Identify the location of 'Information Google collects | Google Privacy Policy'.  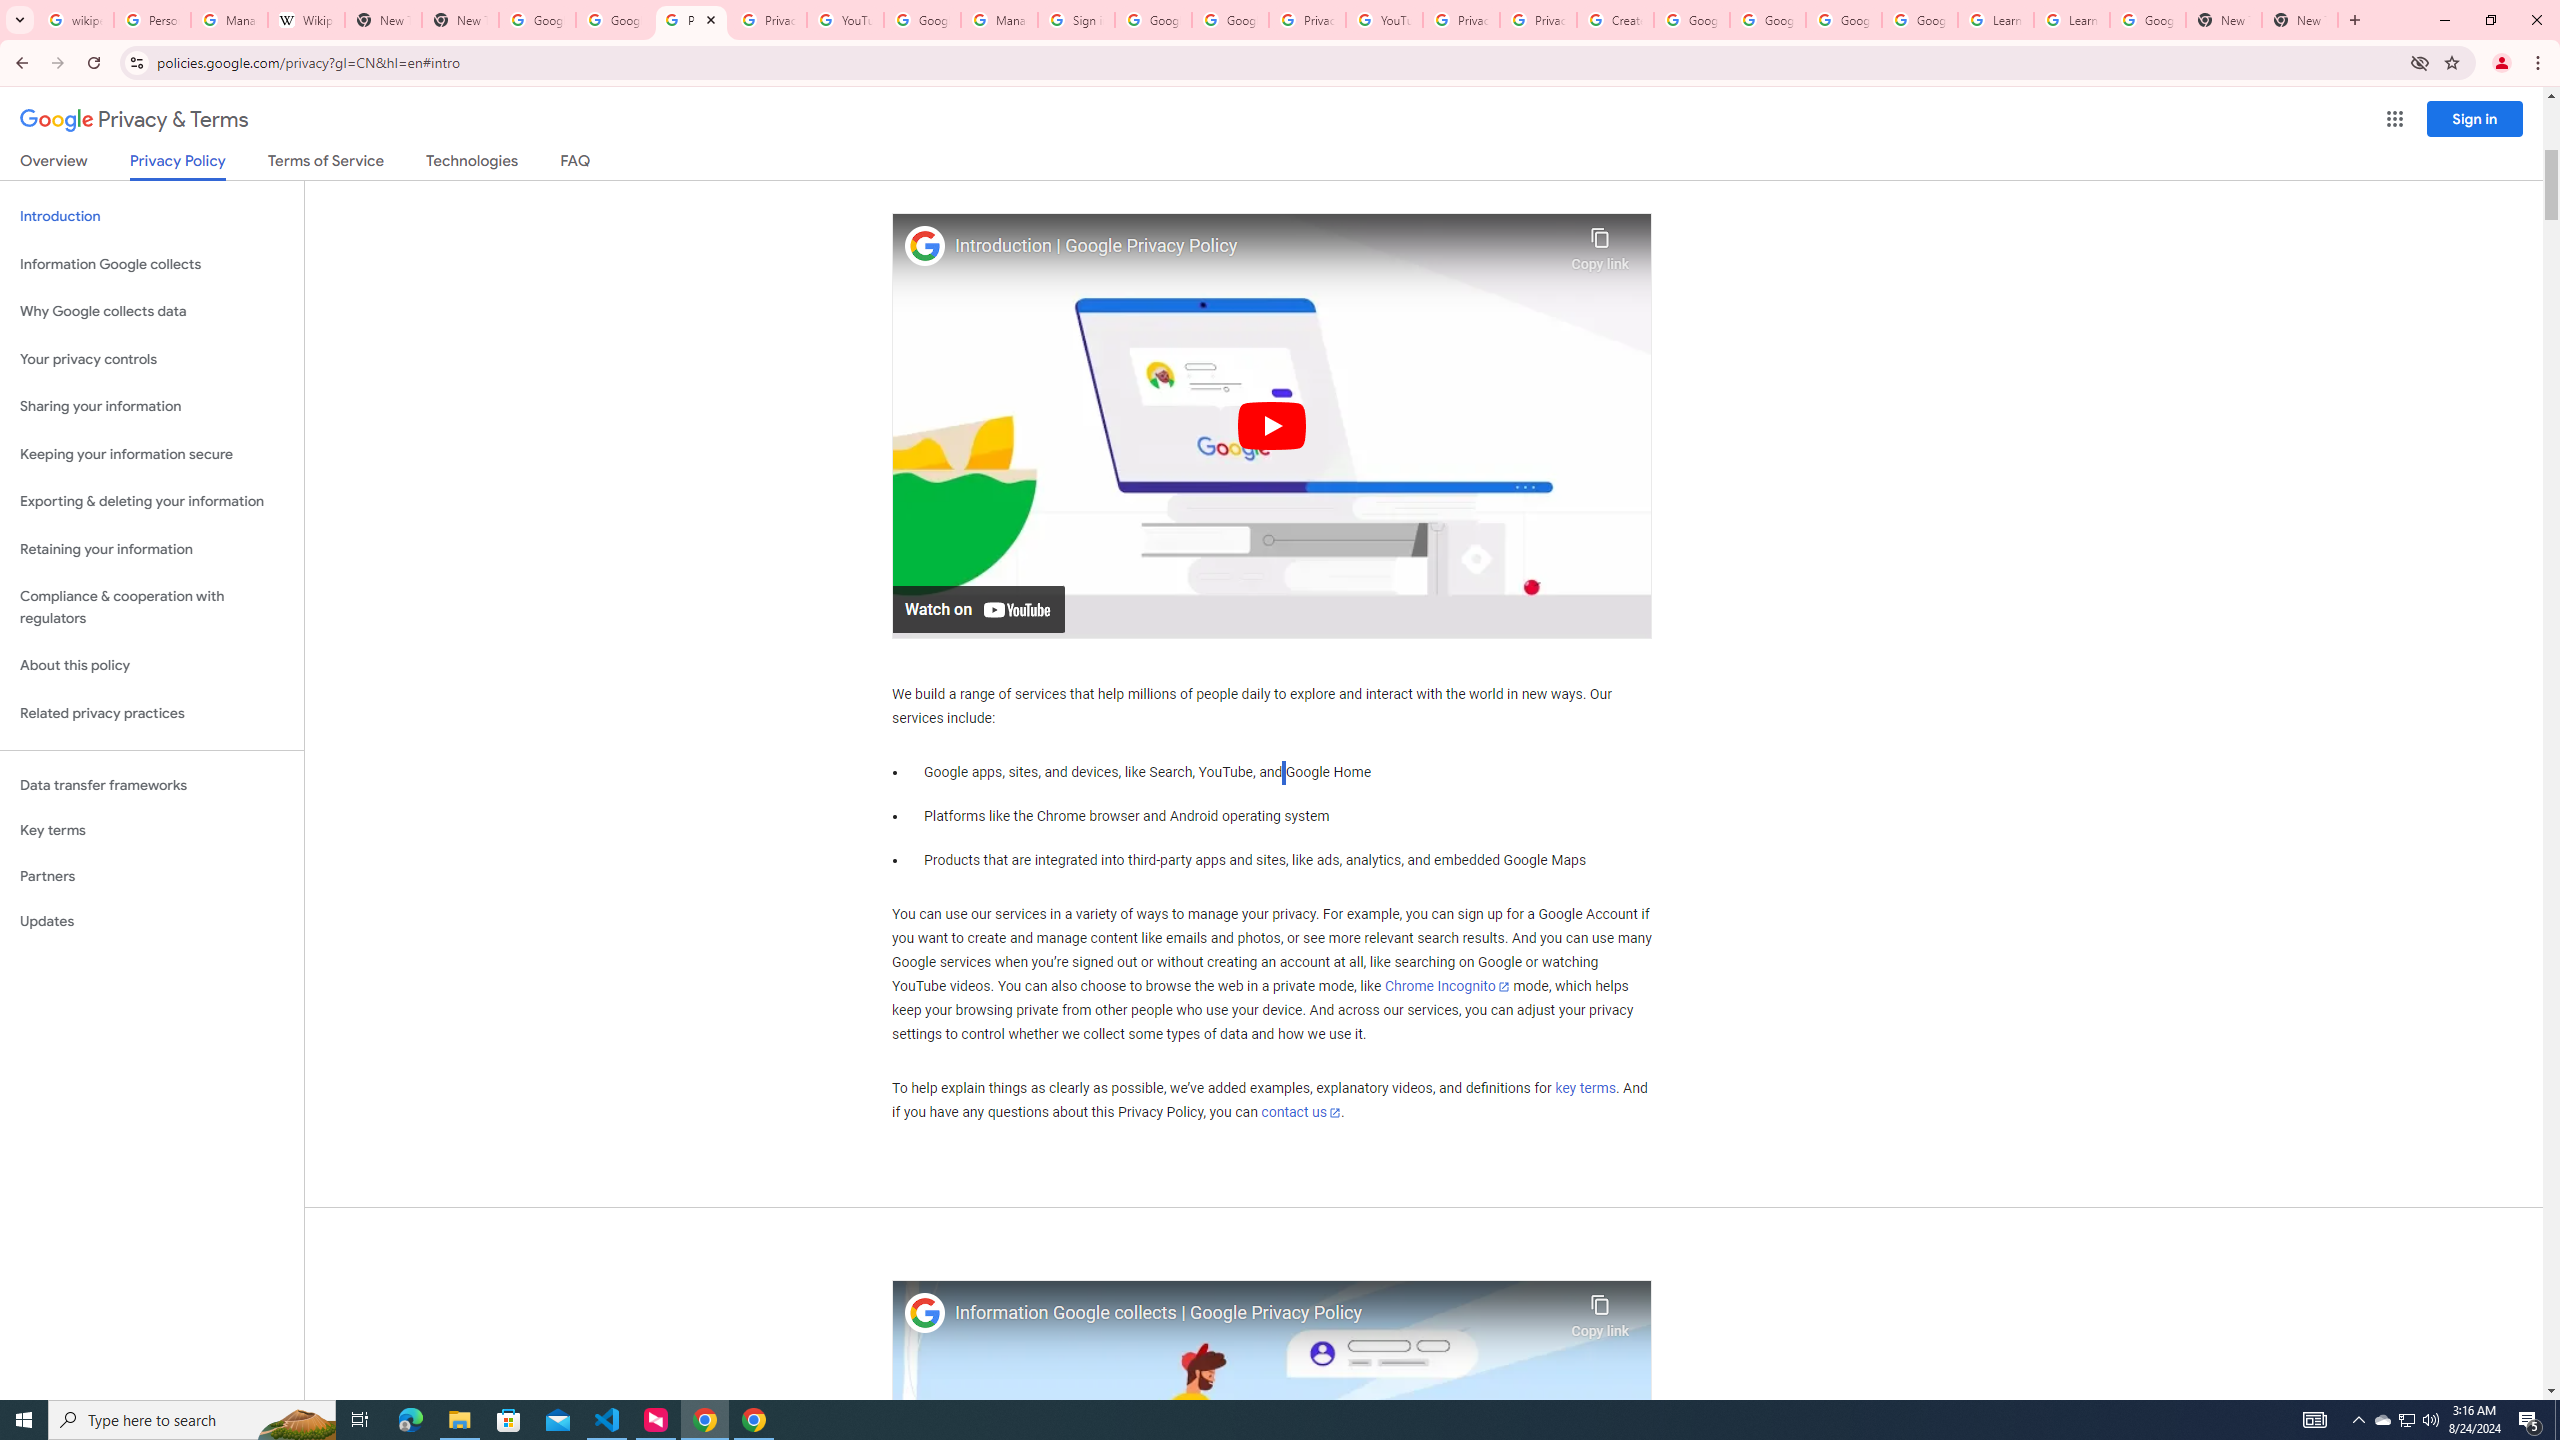
(1257, 1313).